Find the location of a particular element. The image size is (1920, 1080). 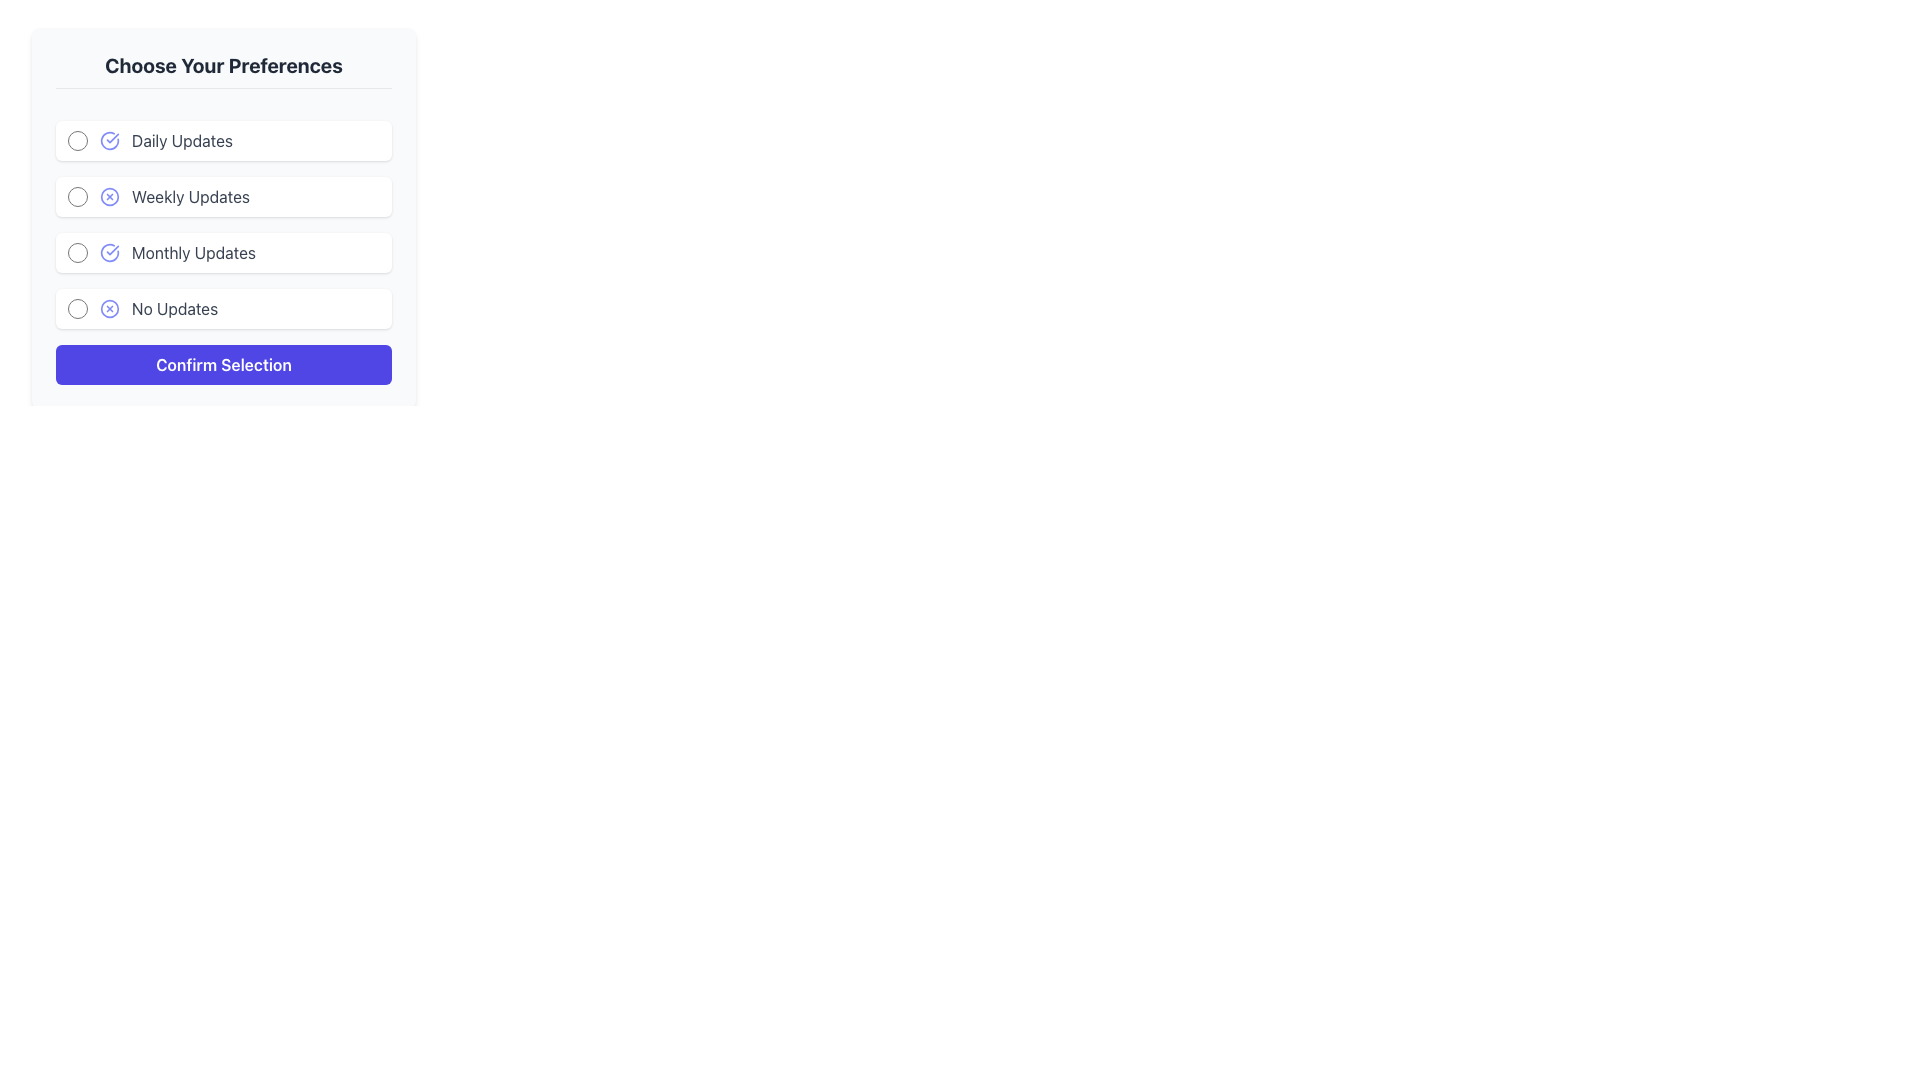

text label describing the 'Weekly Updates' radio button, which is positioned beneath 'Daily Updates' and above 'Monthly Updates' is located at coordinates (191, 196).